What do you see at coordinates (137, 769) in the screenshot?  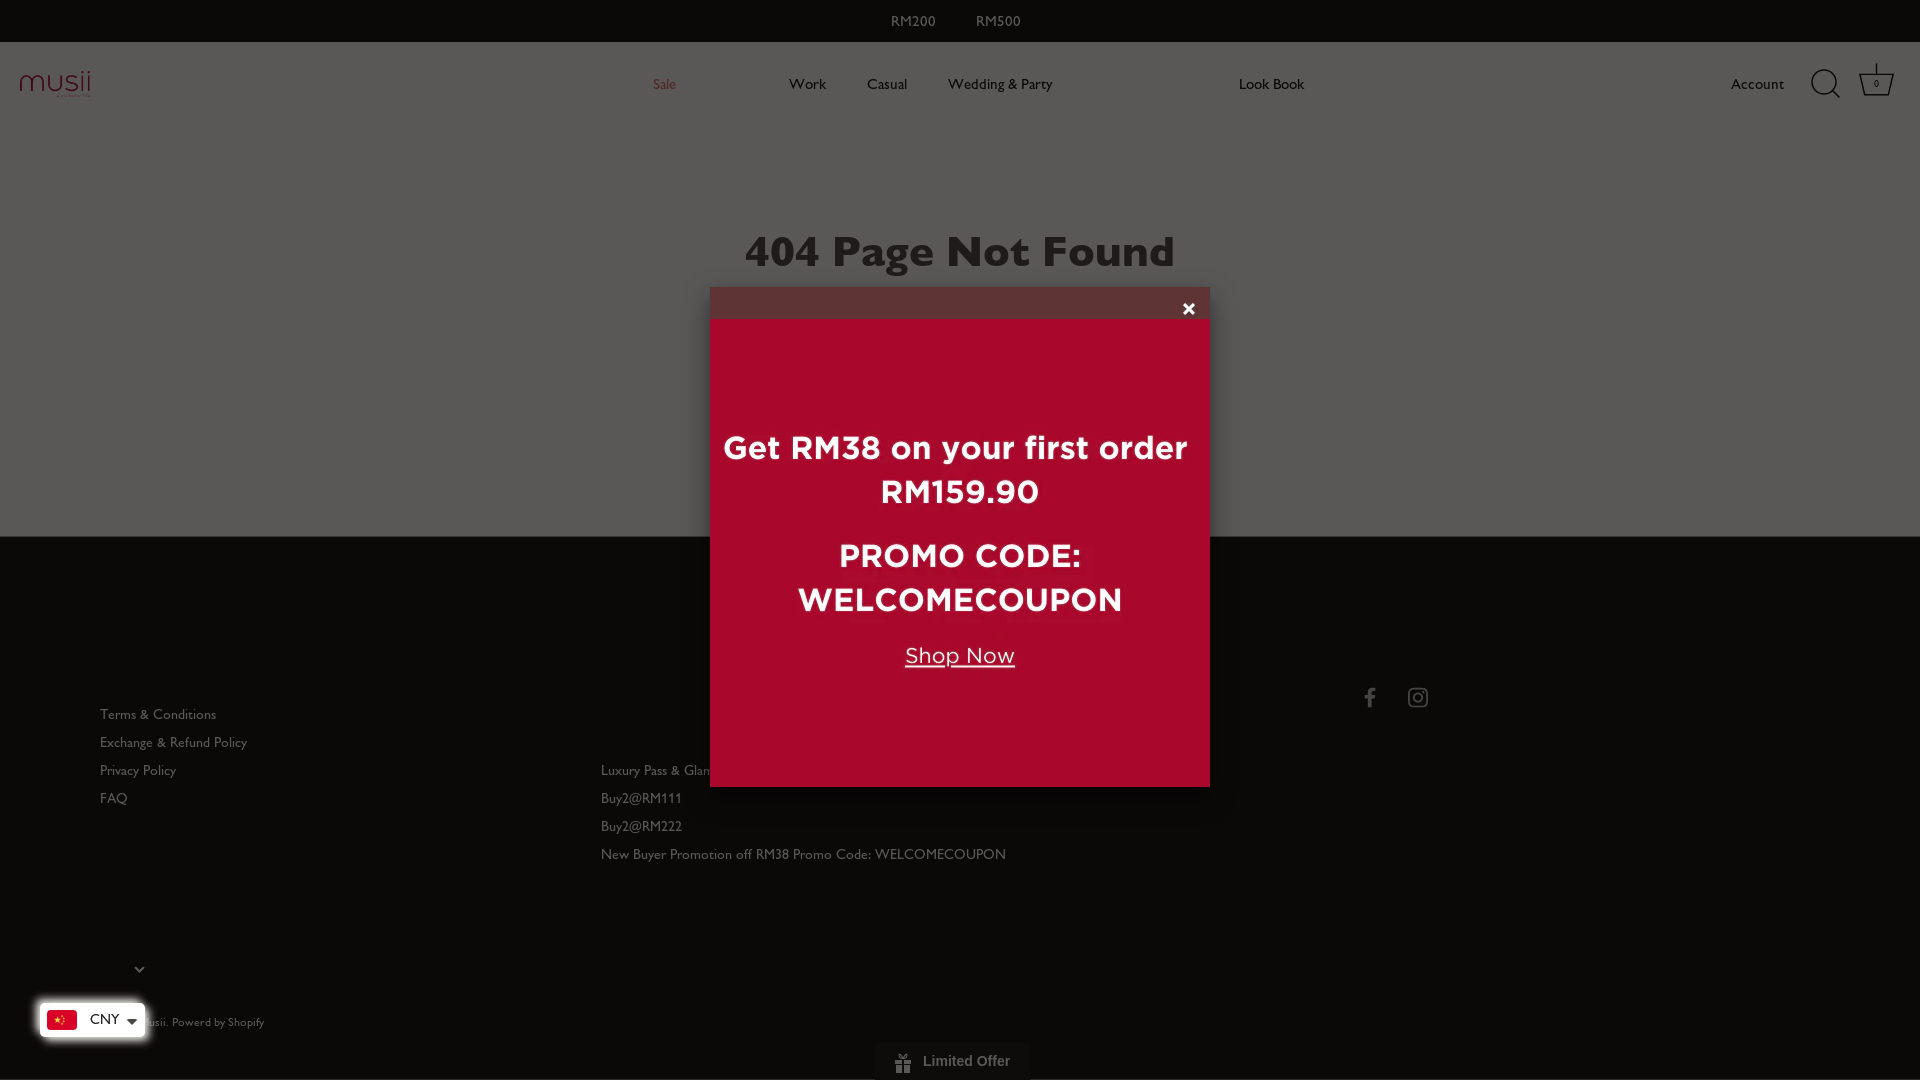 I see `'Privacy Policy'` at bounding box center [137, 769].